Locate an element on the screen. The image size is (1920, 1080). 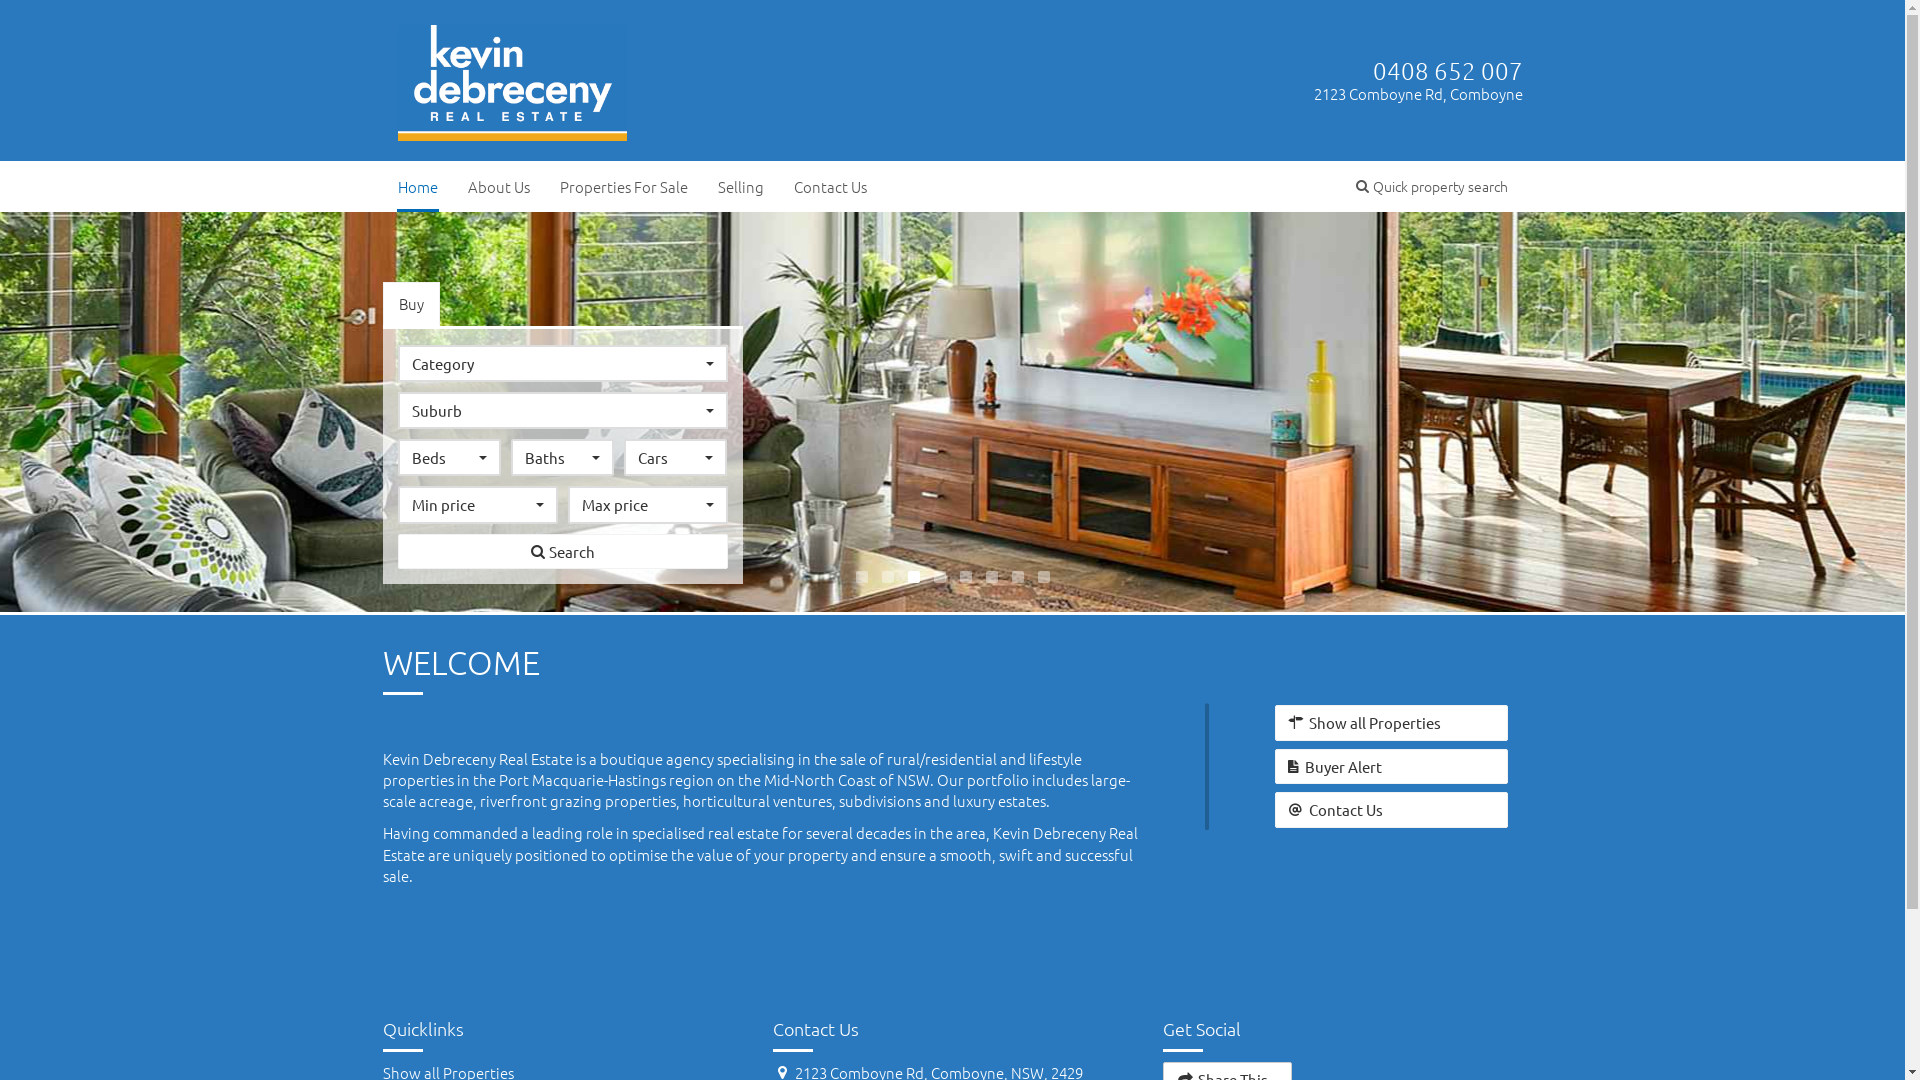
'Buy' is located at coordinates (382, 303).